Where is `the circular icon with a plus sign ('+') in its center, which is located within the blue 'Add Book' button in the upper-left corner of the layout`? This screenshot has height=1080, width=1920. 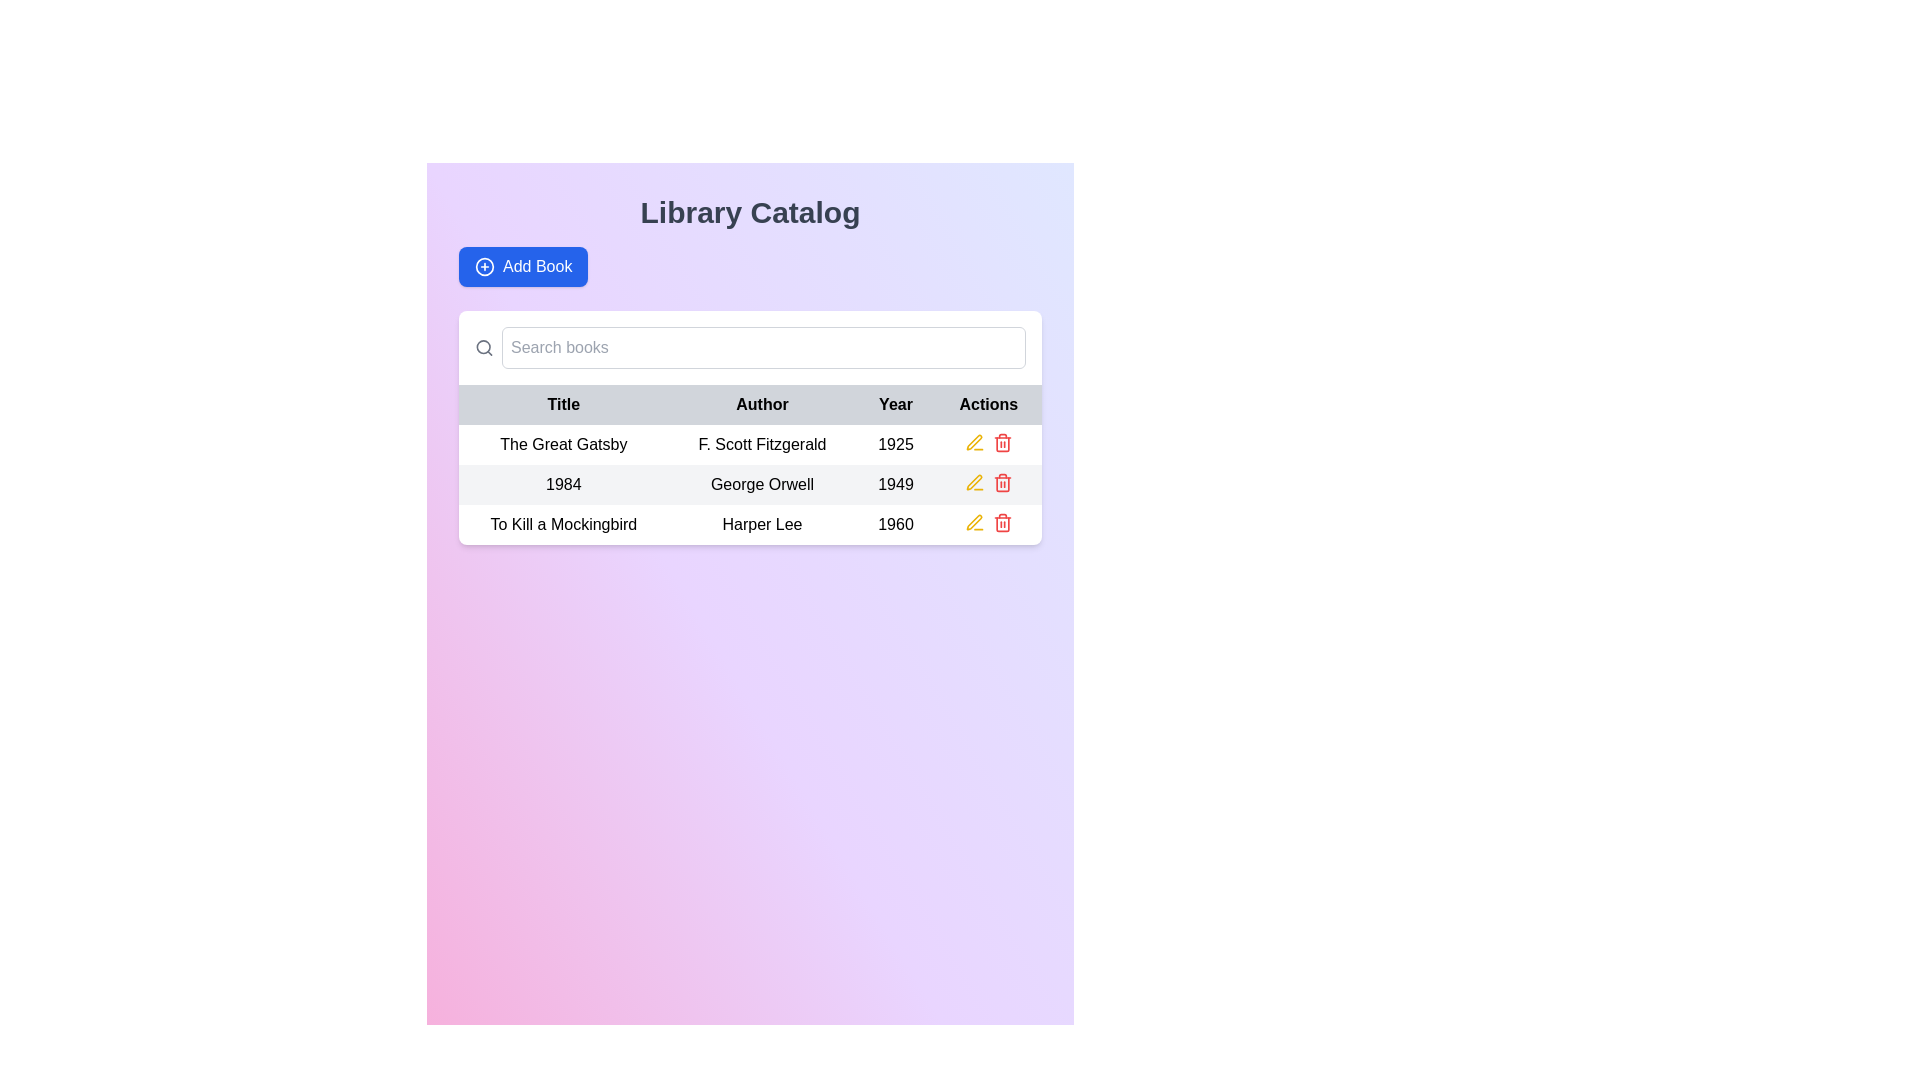 the circular icon with a plus sign ('+') in its center, which is located within the blue 'Add Book' button in the upper-left corner of the layout is located at coordinates (484, 265).